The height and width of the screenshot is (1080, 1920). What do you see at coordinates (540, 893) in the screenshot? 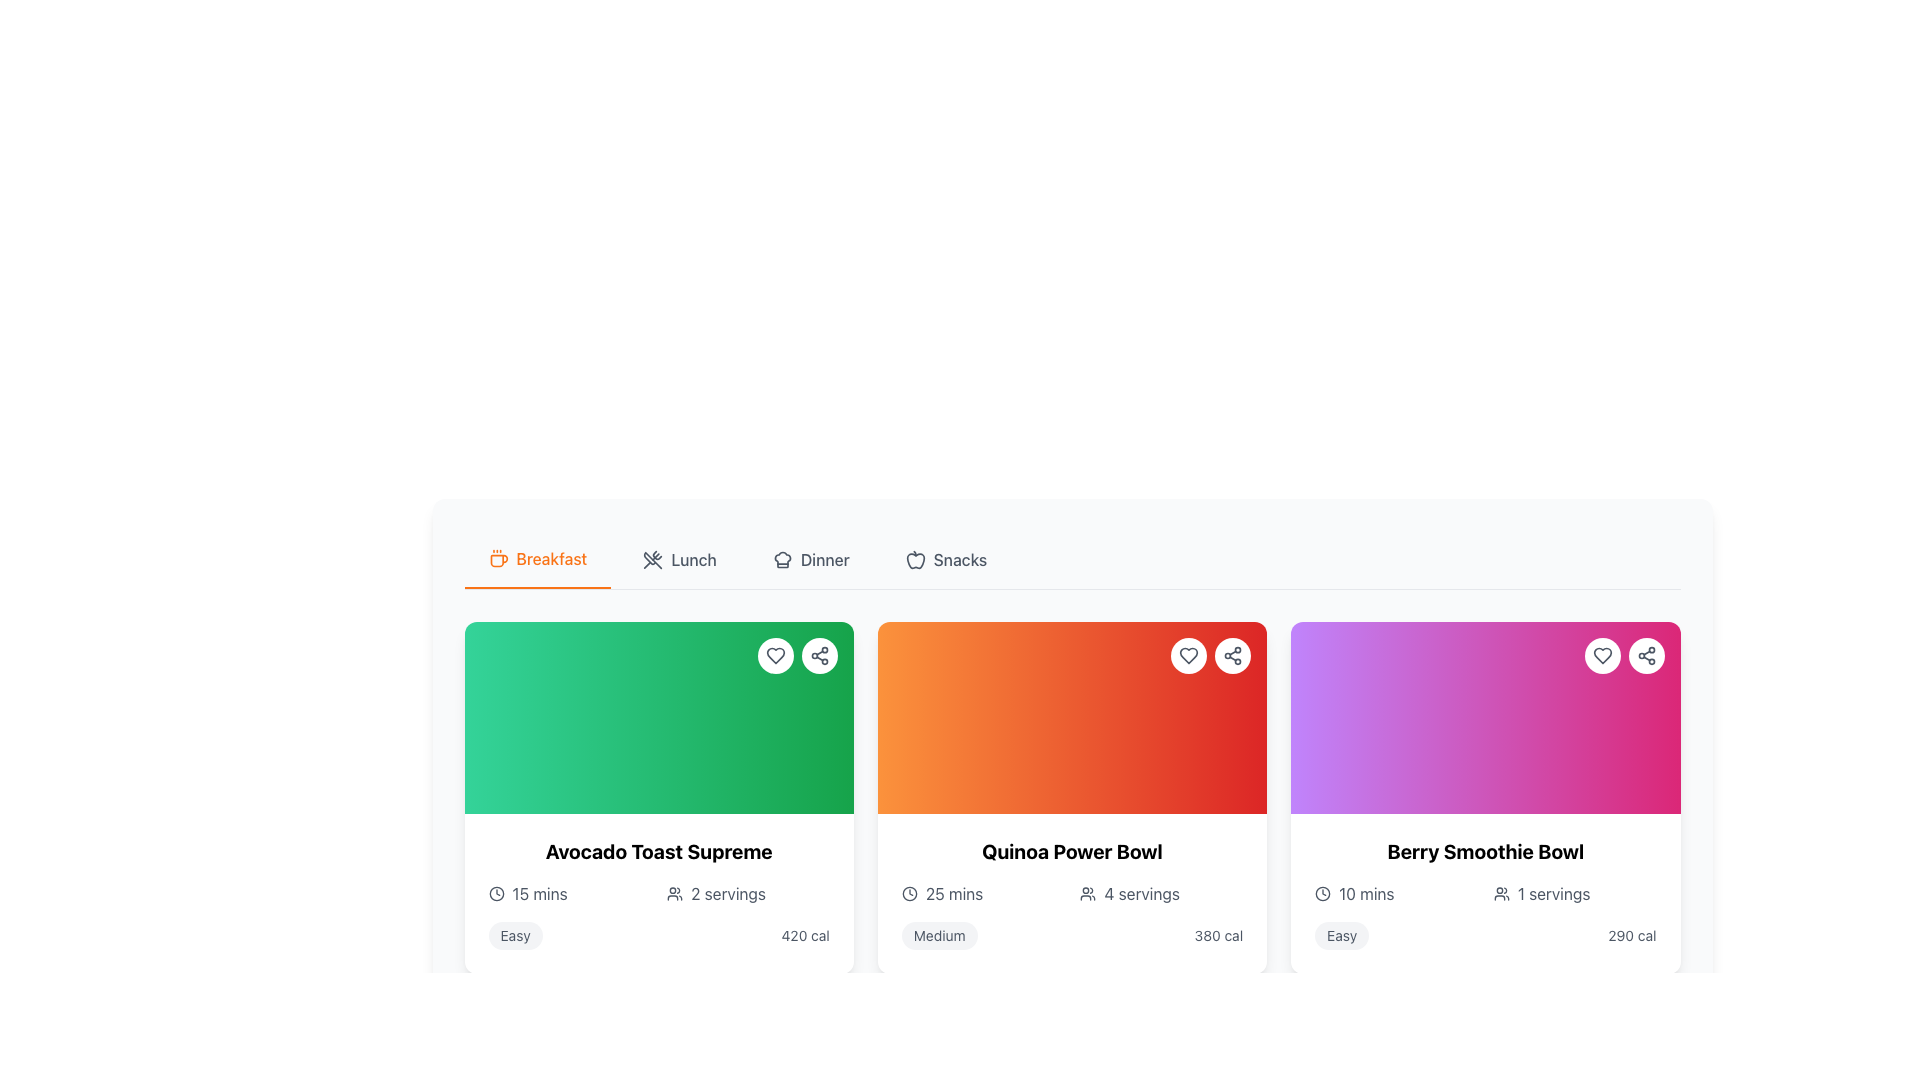
I see `the text label displaying '15 mins' located in the bottom-left section of the card for the 'Avocado Toast Supreme' recipe, which is aligned with other information like servings and calorie count` at bounding box center [540, 893].